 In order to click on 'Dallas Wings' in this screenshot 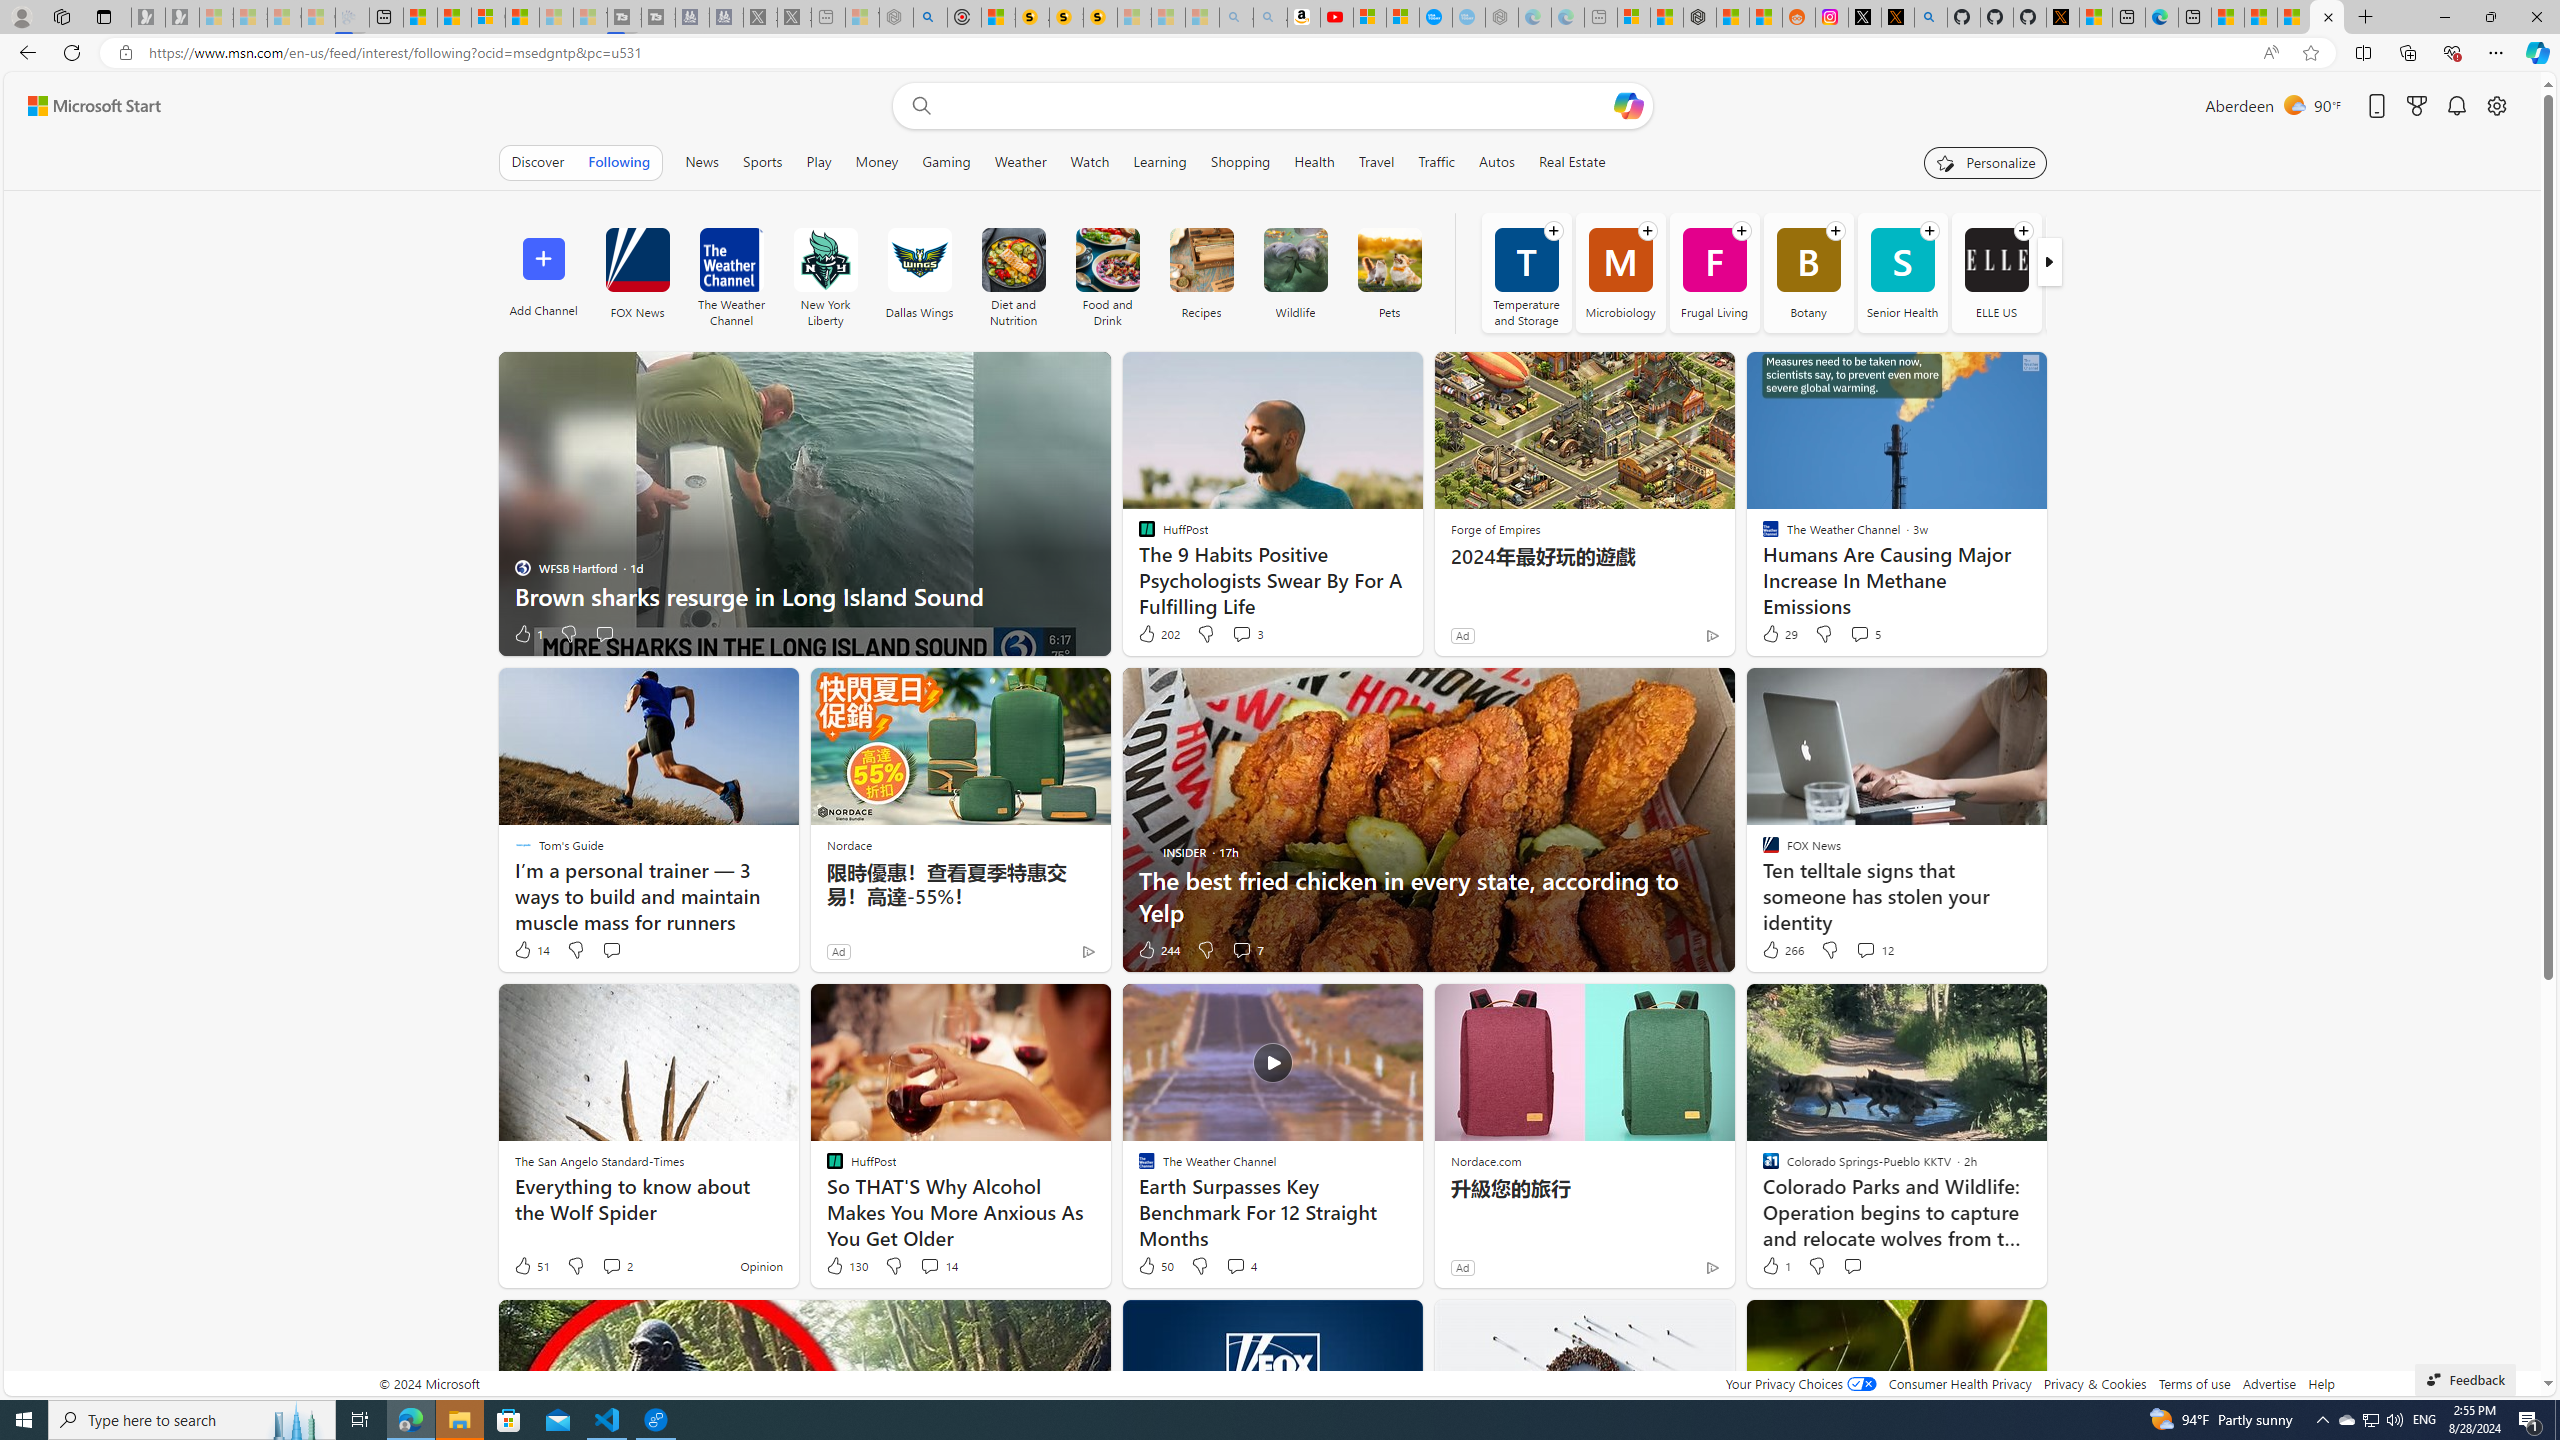, I will do `click(918, 258)`.